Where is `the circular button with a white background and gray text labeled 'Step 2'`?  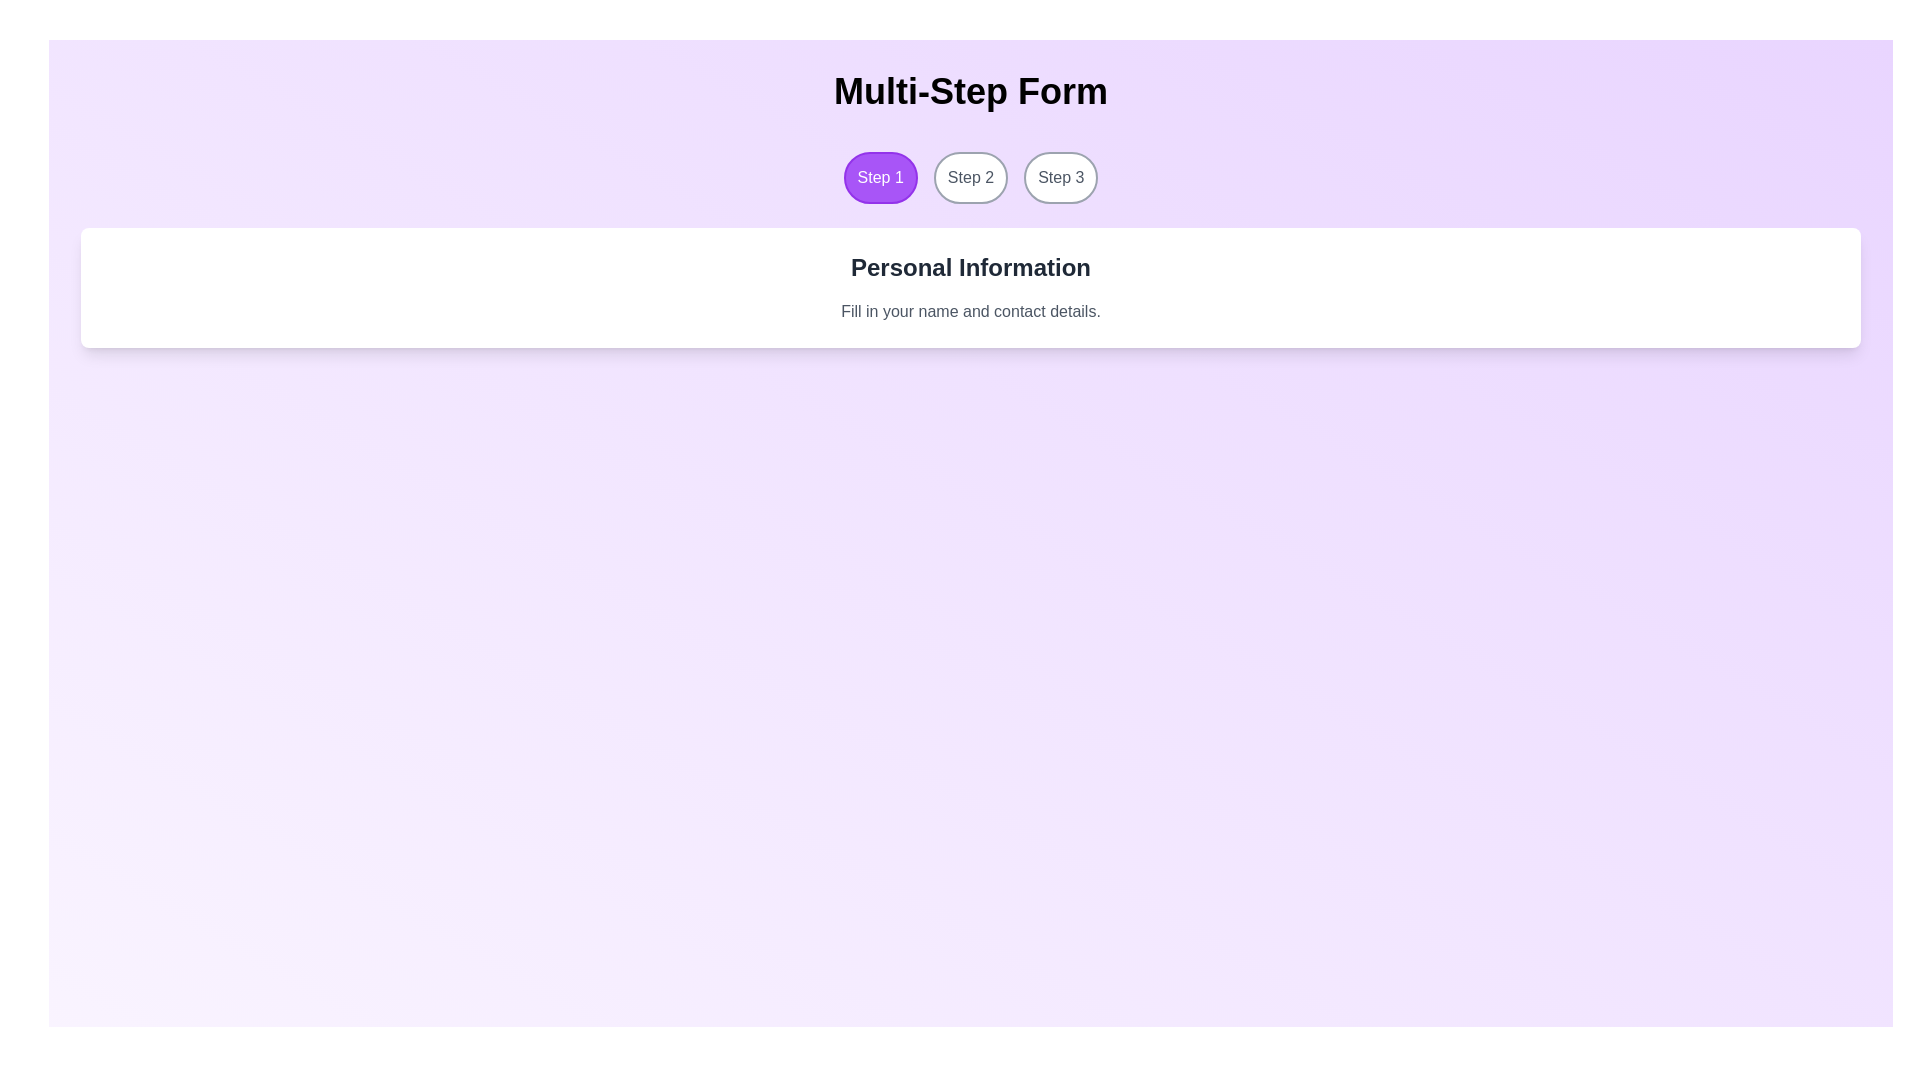 the circular button with a white background and gray text labeled 'Step 2' is located at coordinates (970, 176).